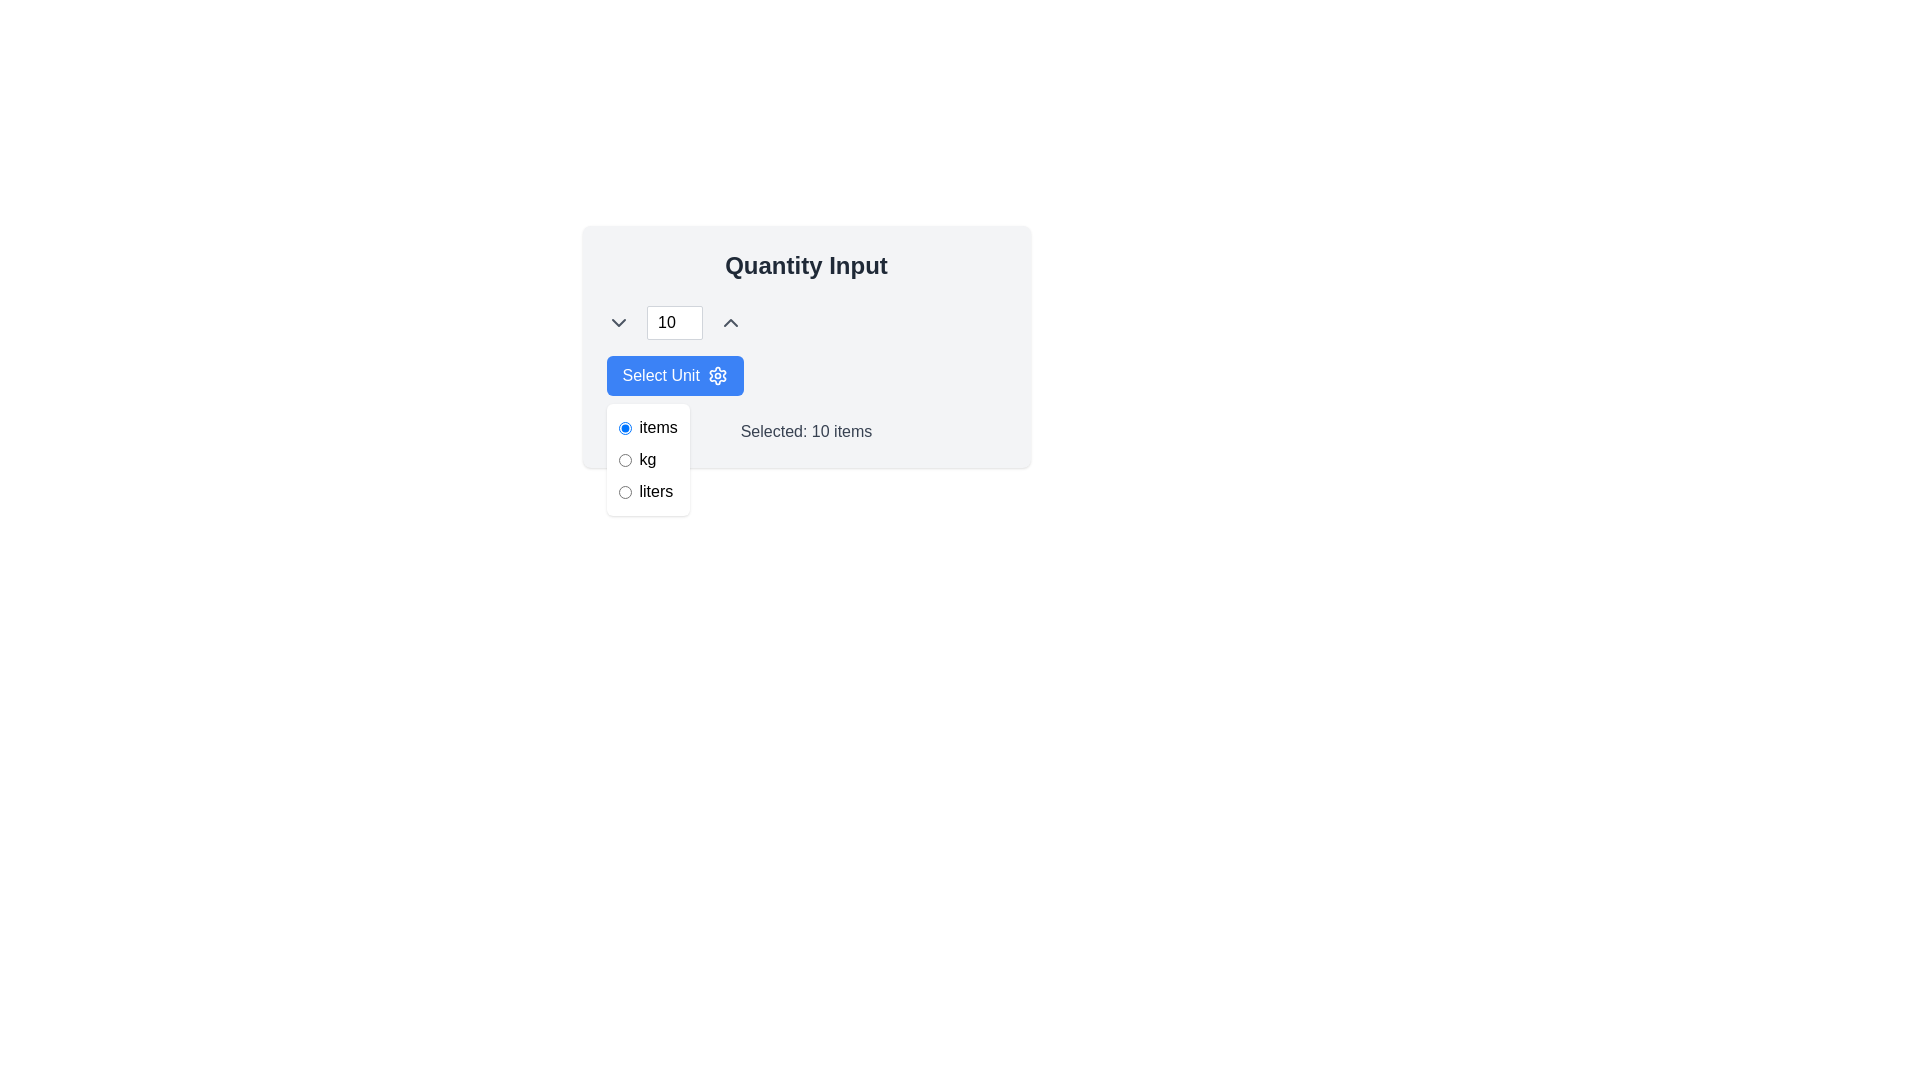  What do you see at coordinates (648, 427) in the screenshot?
I see `the blue selected radio button labeled 'items'` at bounding box center [648, 427].